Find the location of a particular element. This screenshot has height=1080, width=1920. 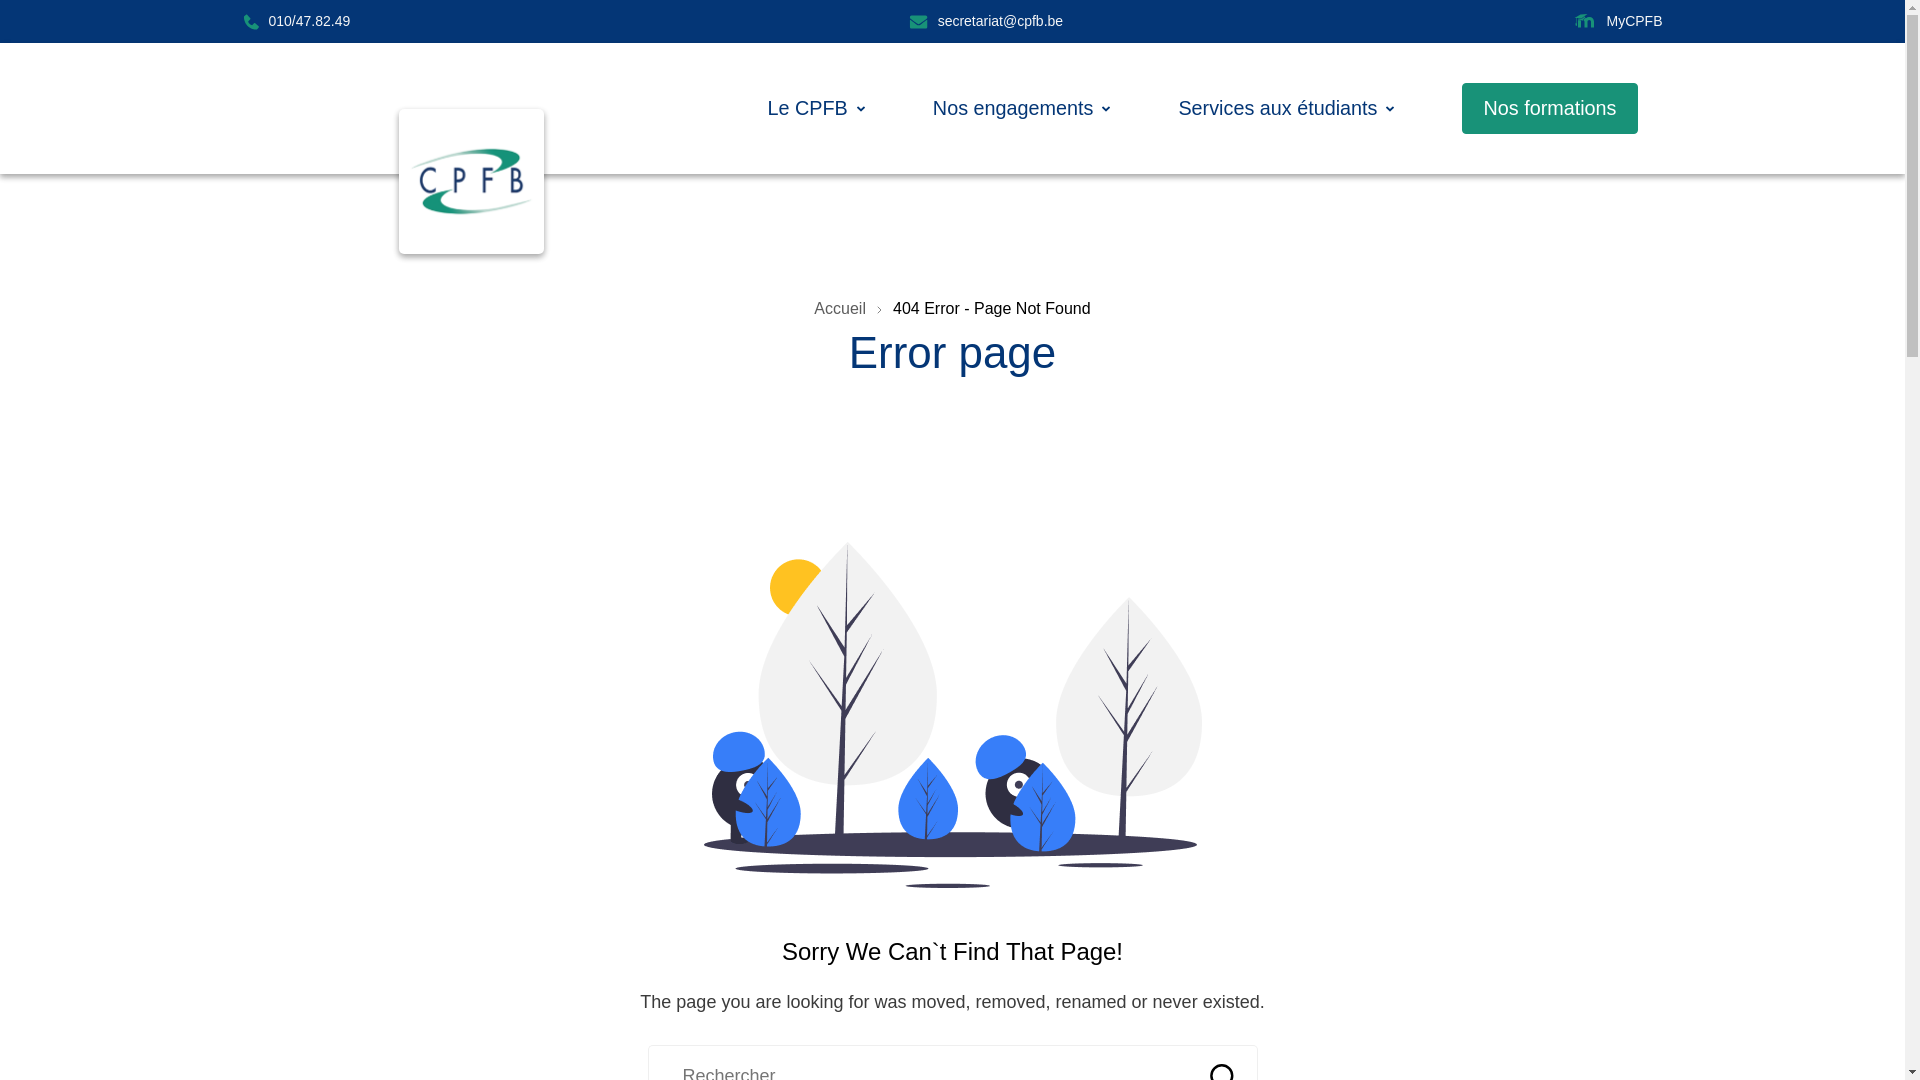

'Nos engagements' is located at coordinates (1013, 108).